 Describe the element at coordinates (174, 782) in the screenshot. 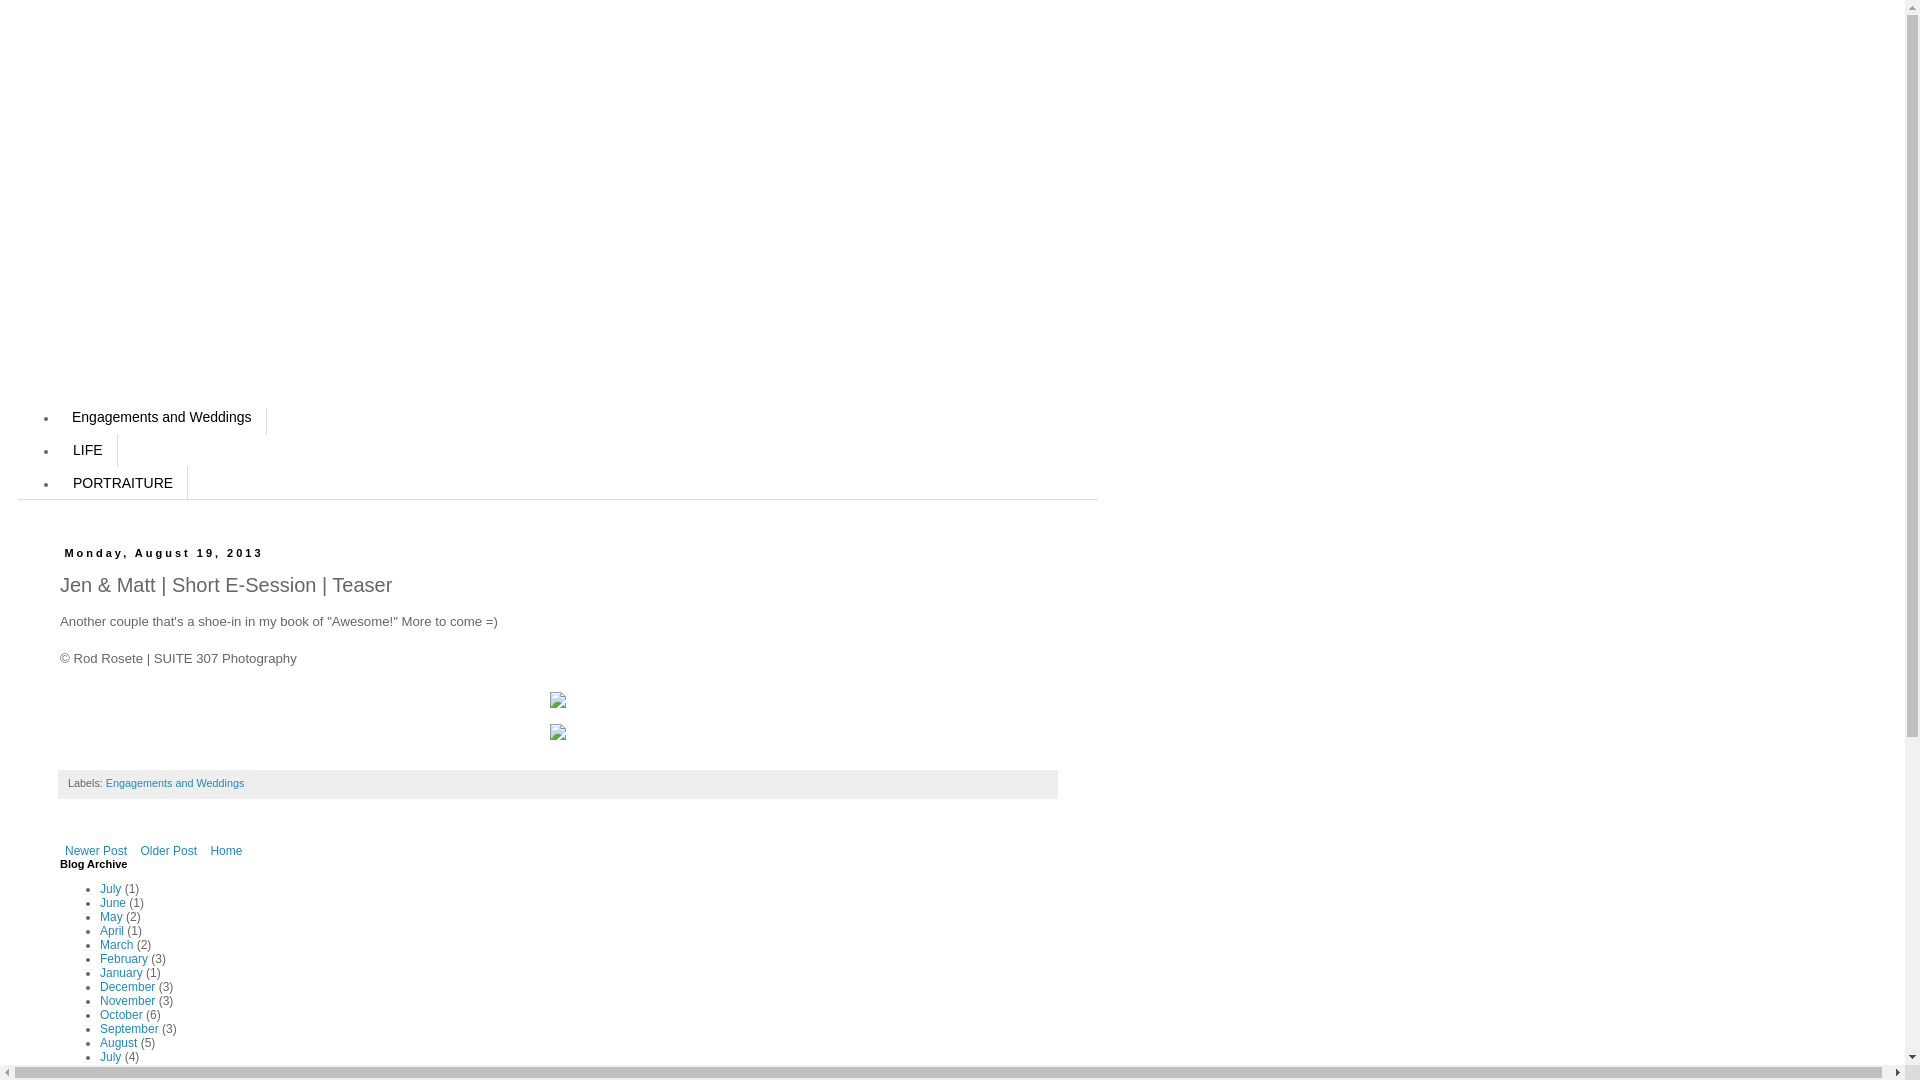

I see `'Engagements and Weddings'` at that location.